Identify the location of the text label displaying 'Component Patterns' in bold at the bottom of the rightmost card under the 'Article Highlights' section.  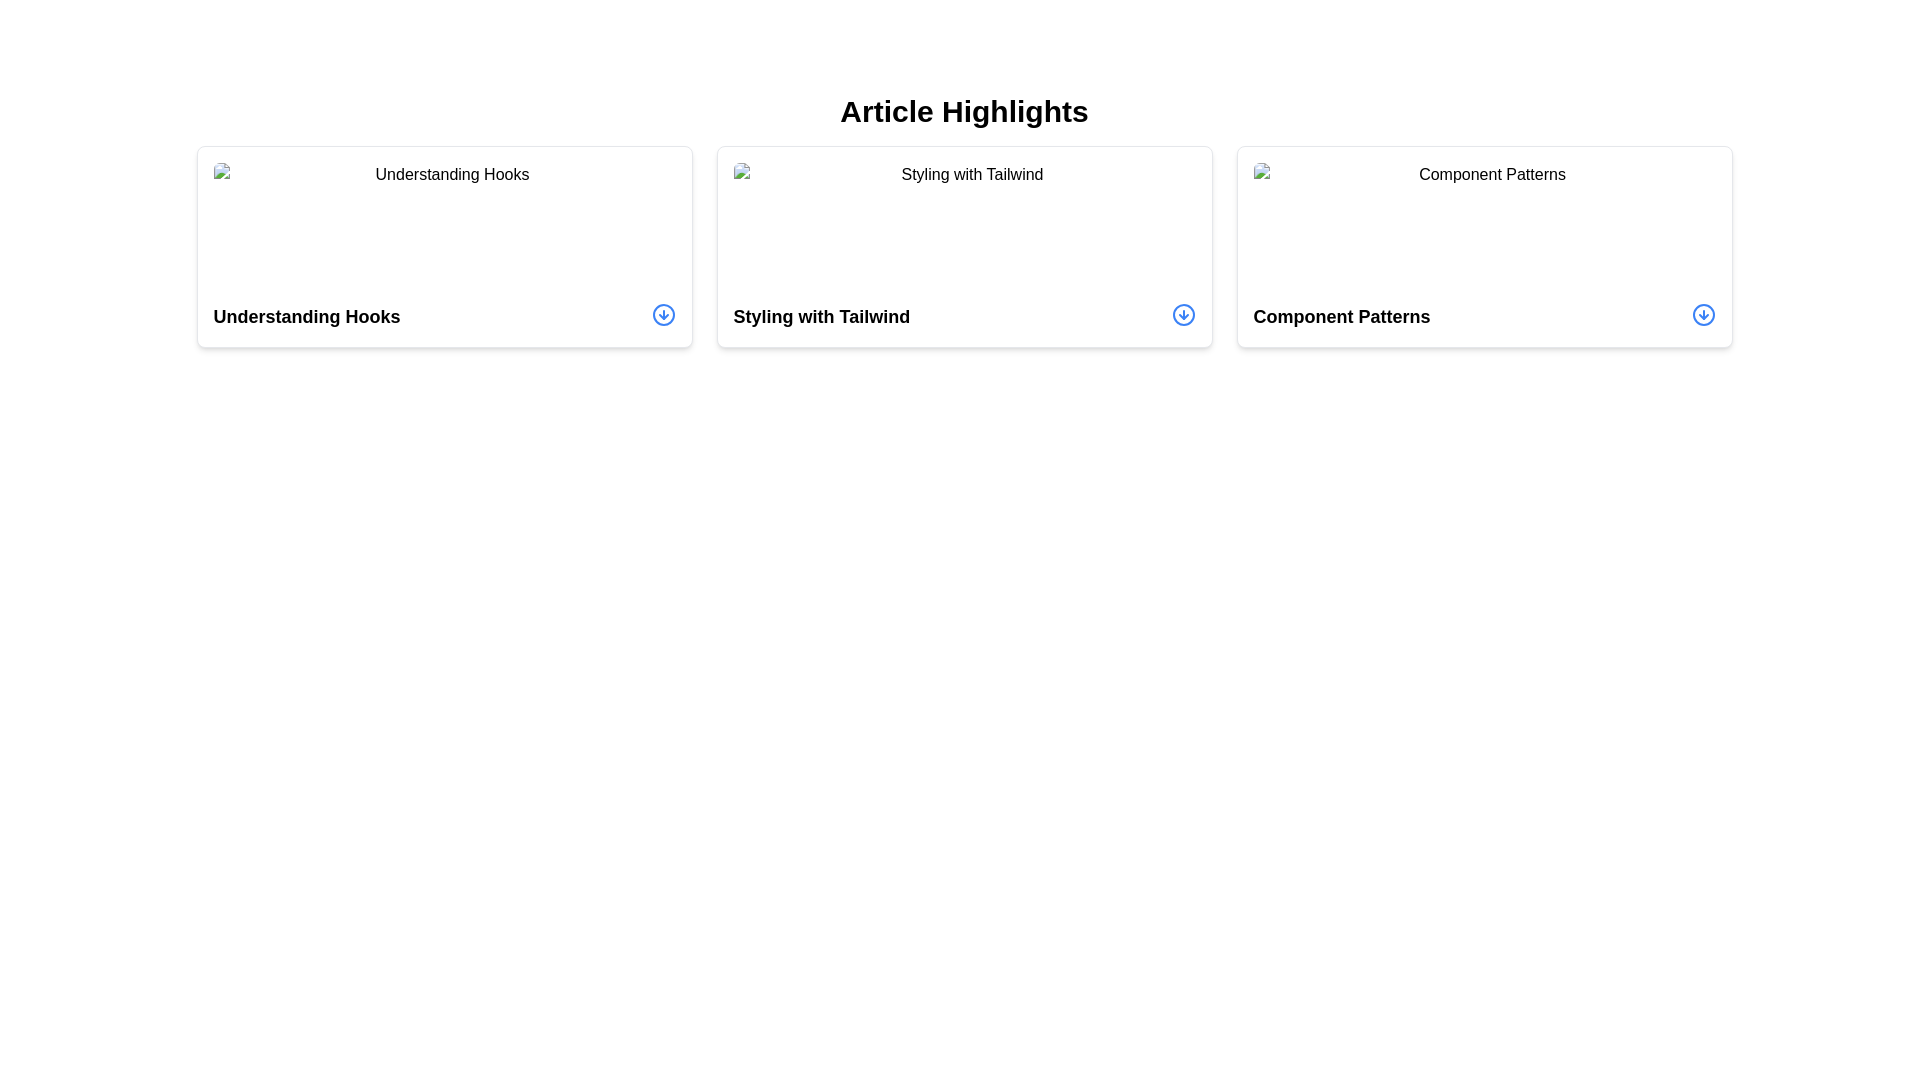
(1342, 315).